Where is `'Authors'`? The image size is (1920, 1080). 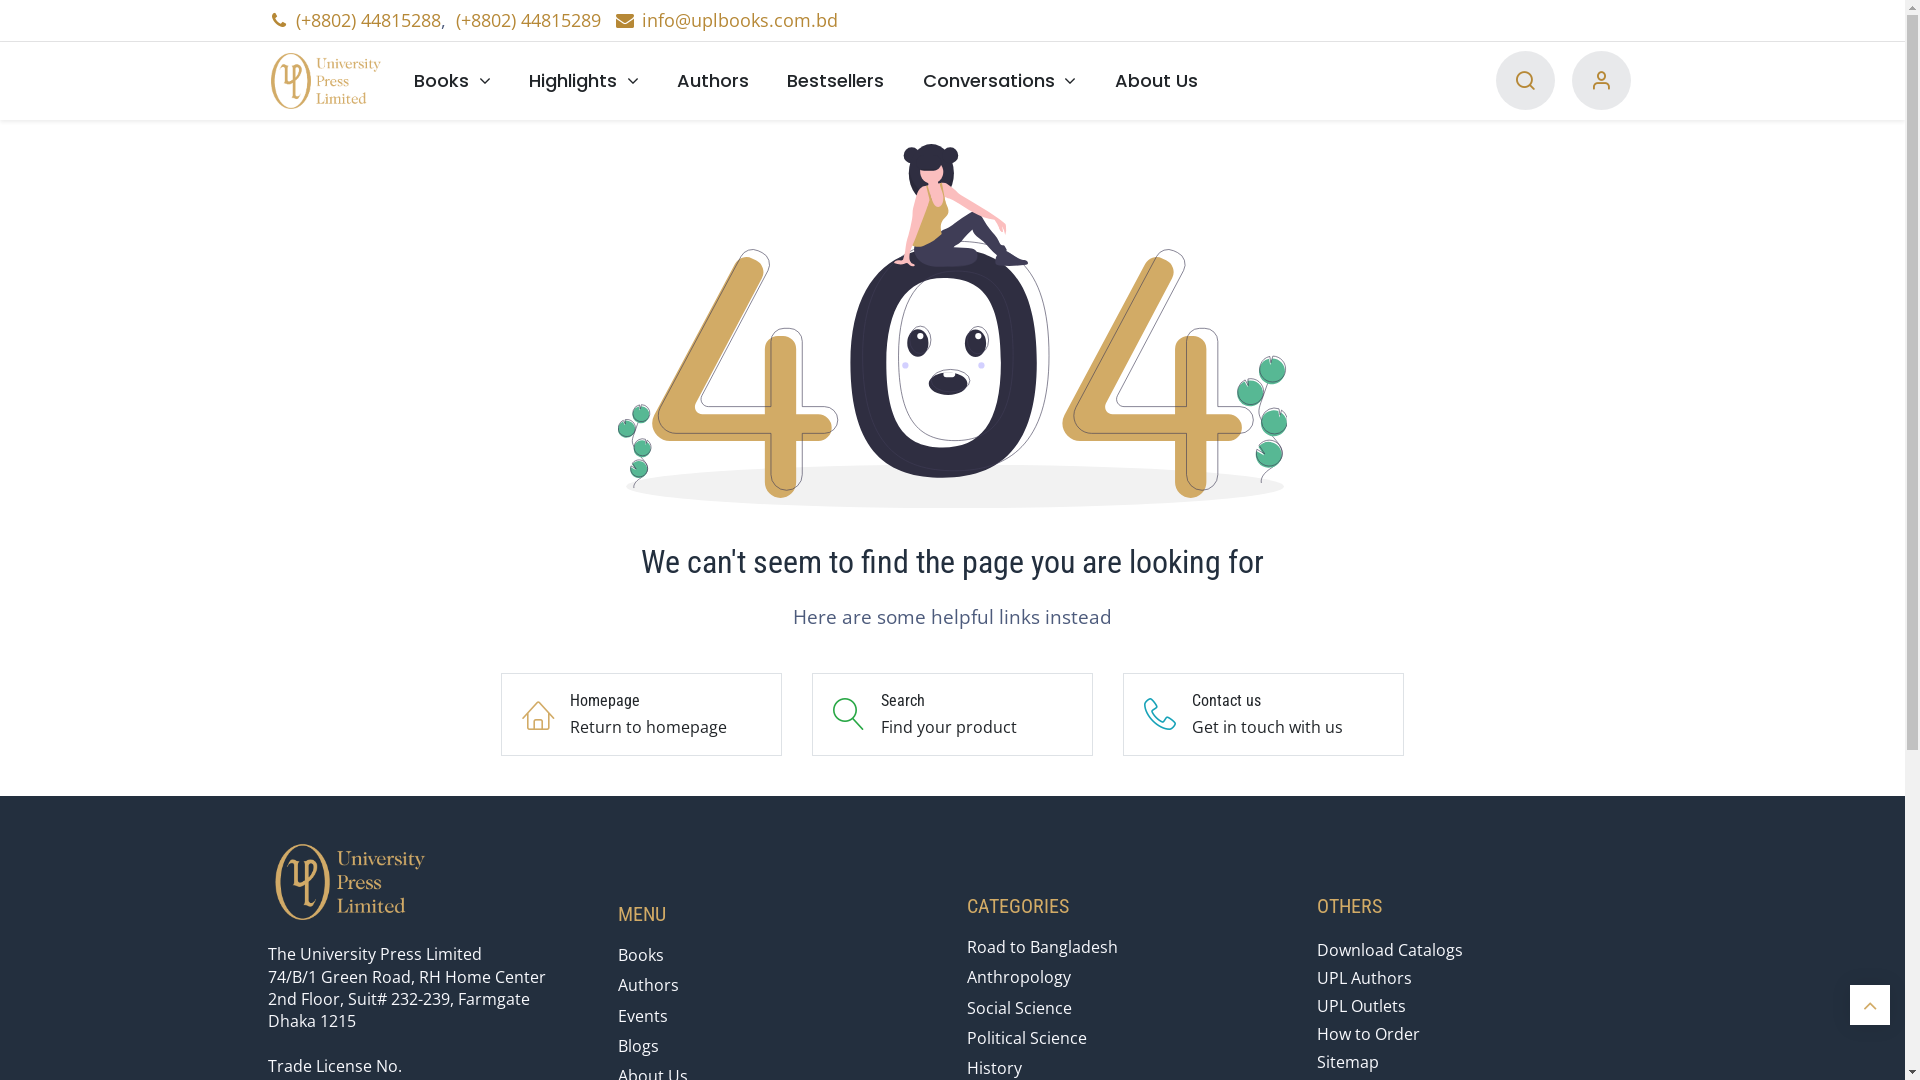
'Authors' is located at coordinates (713, 79).